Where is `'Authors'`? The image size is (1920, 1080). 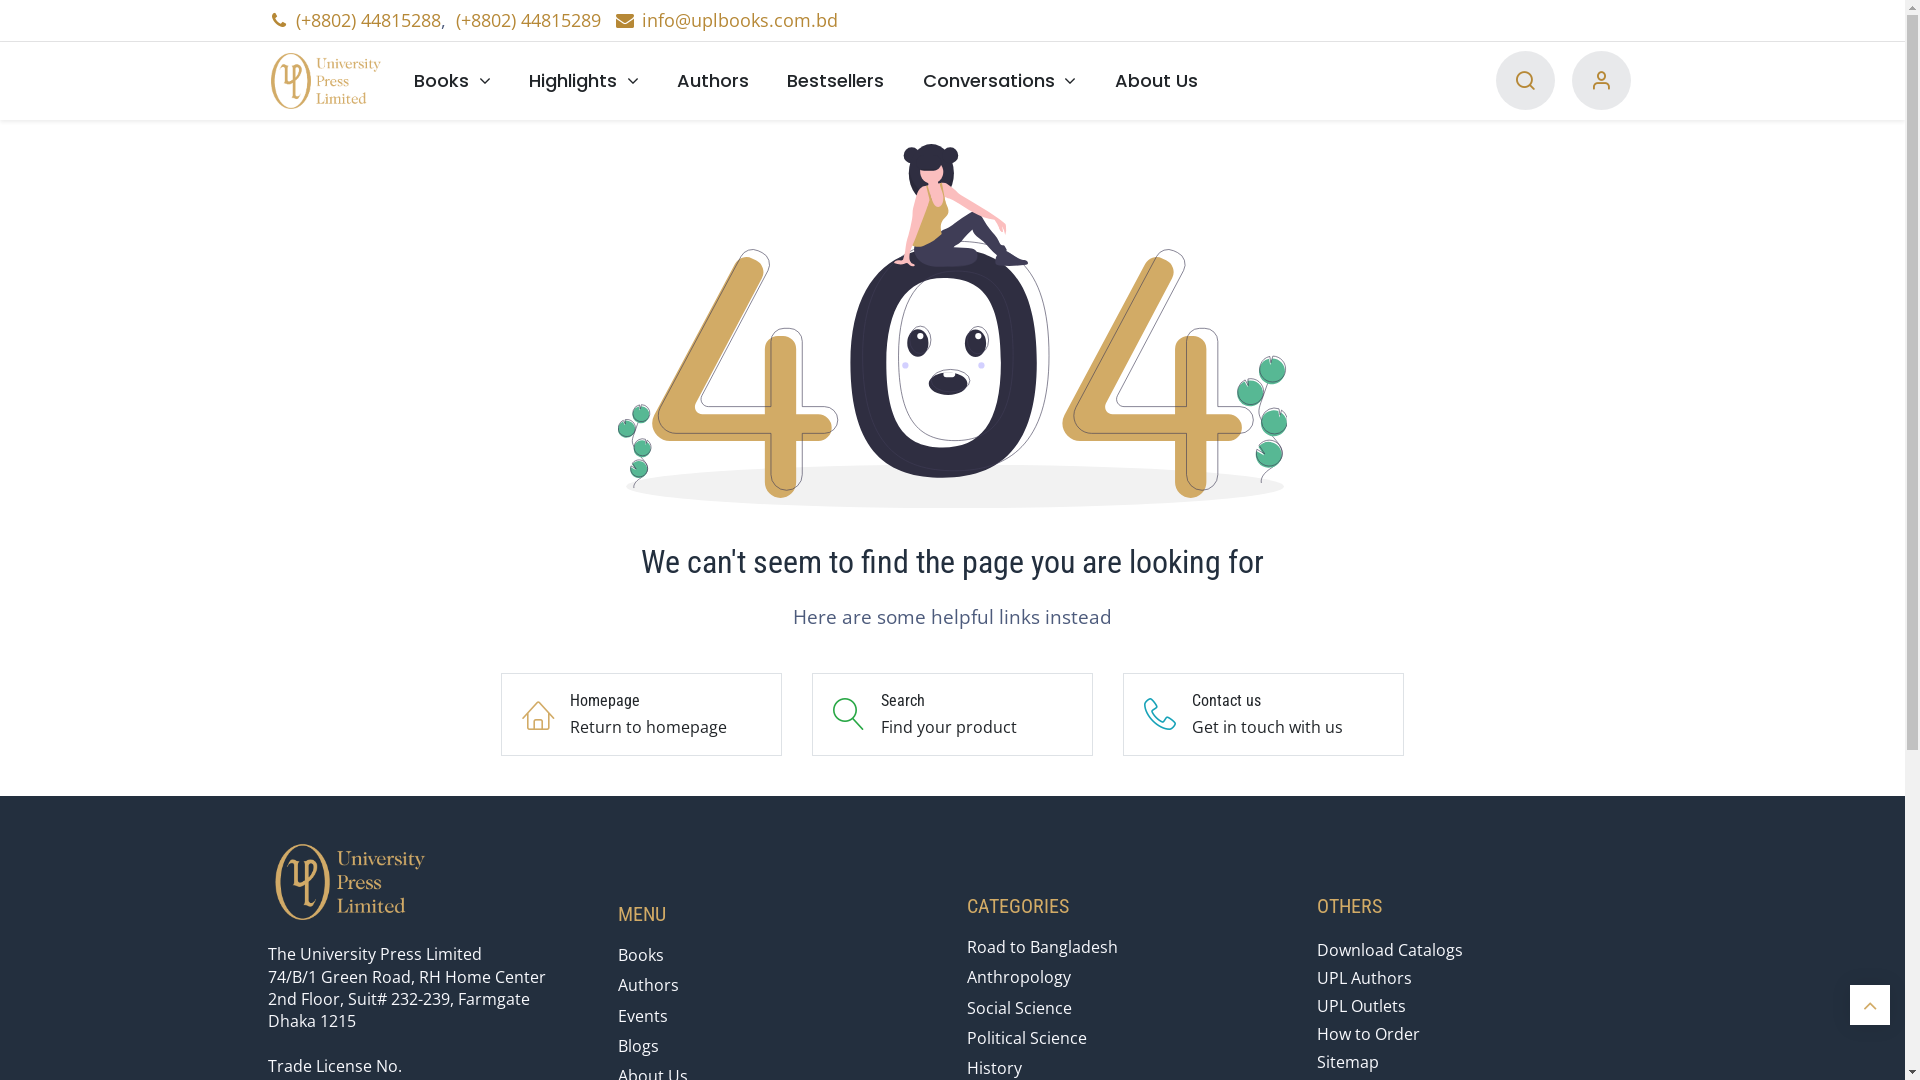
'Authors' is located at coordinates (713, 79).